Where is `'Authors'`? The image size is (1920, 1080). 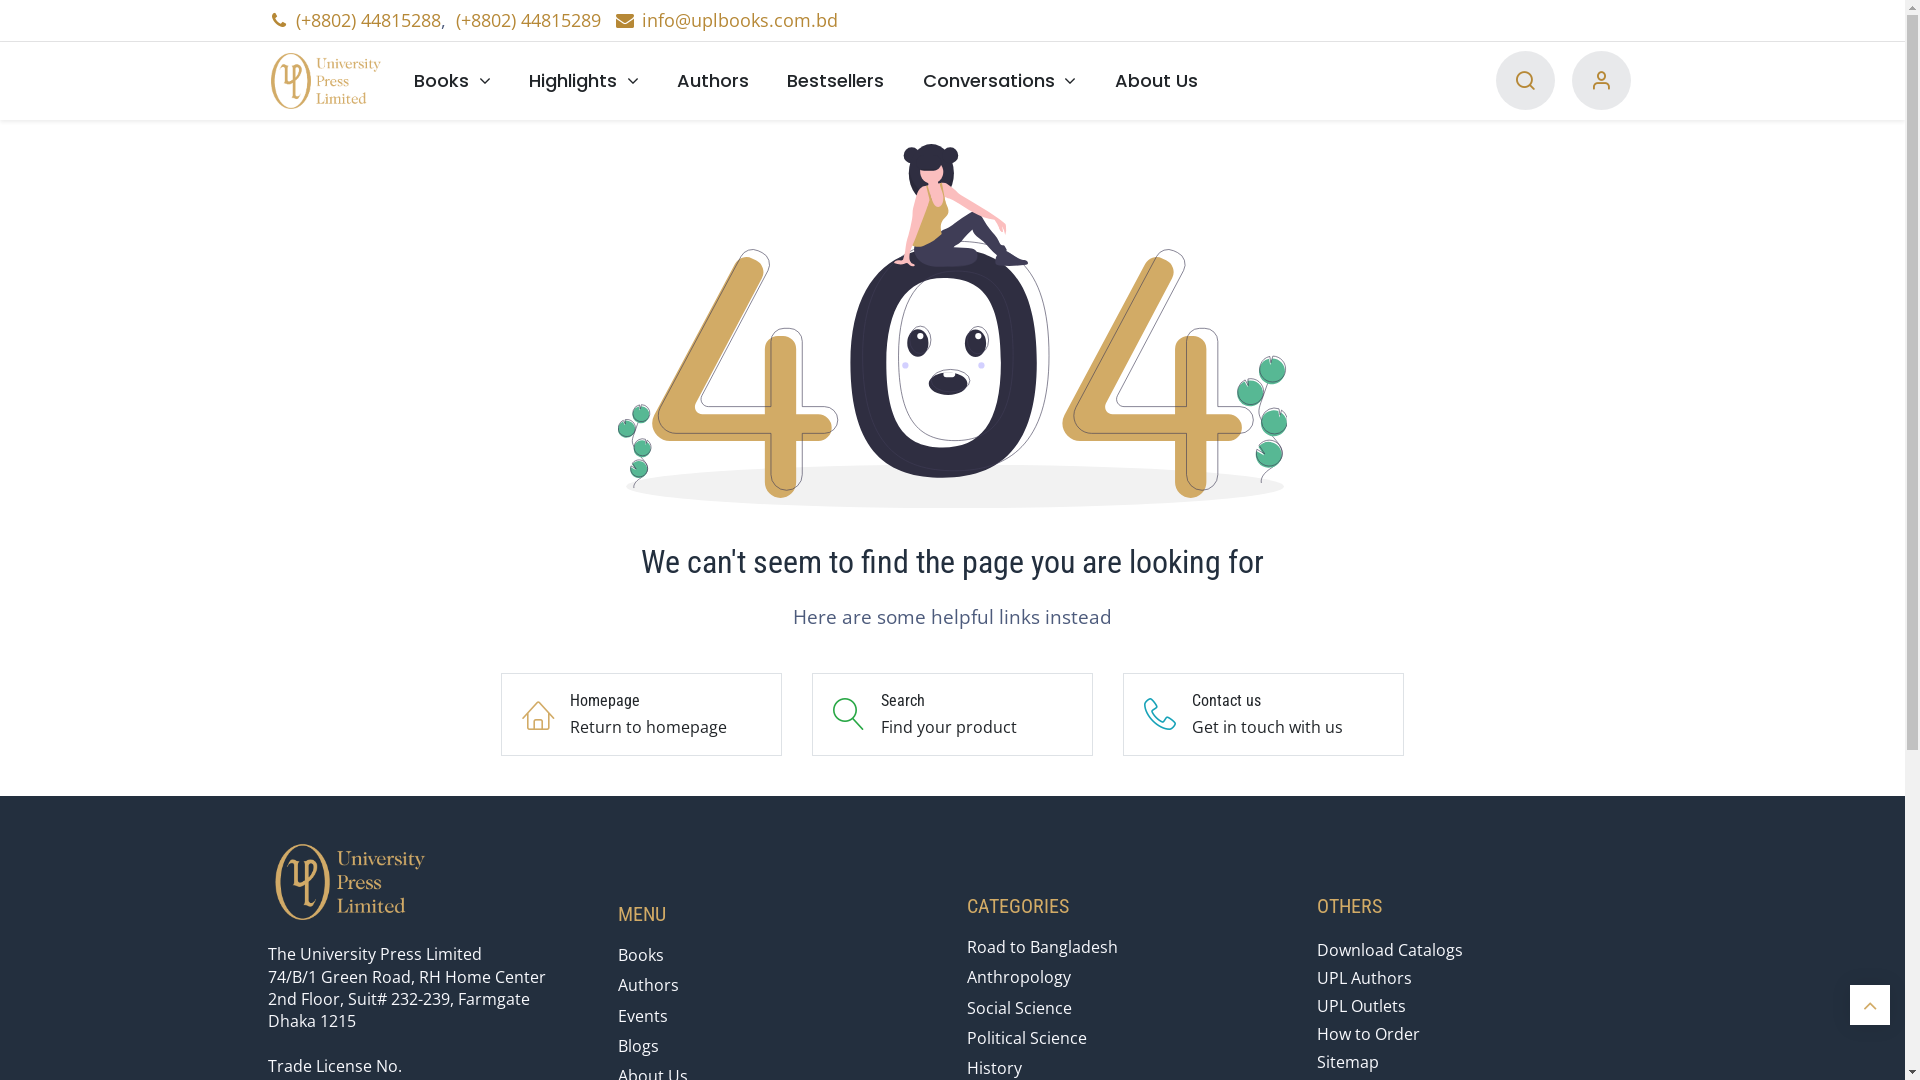
'Authors' is located at coordinates (713, 79).